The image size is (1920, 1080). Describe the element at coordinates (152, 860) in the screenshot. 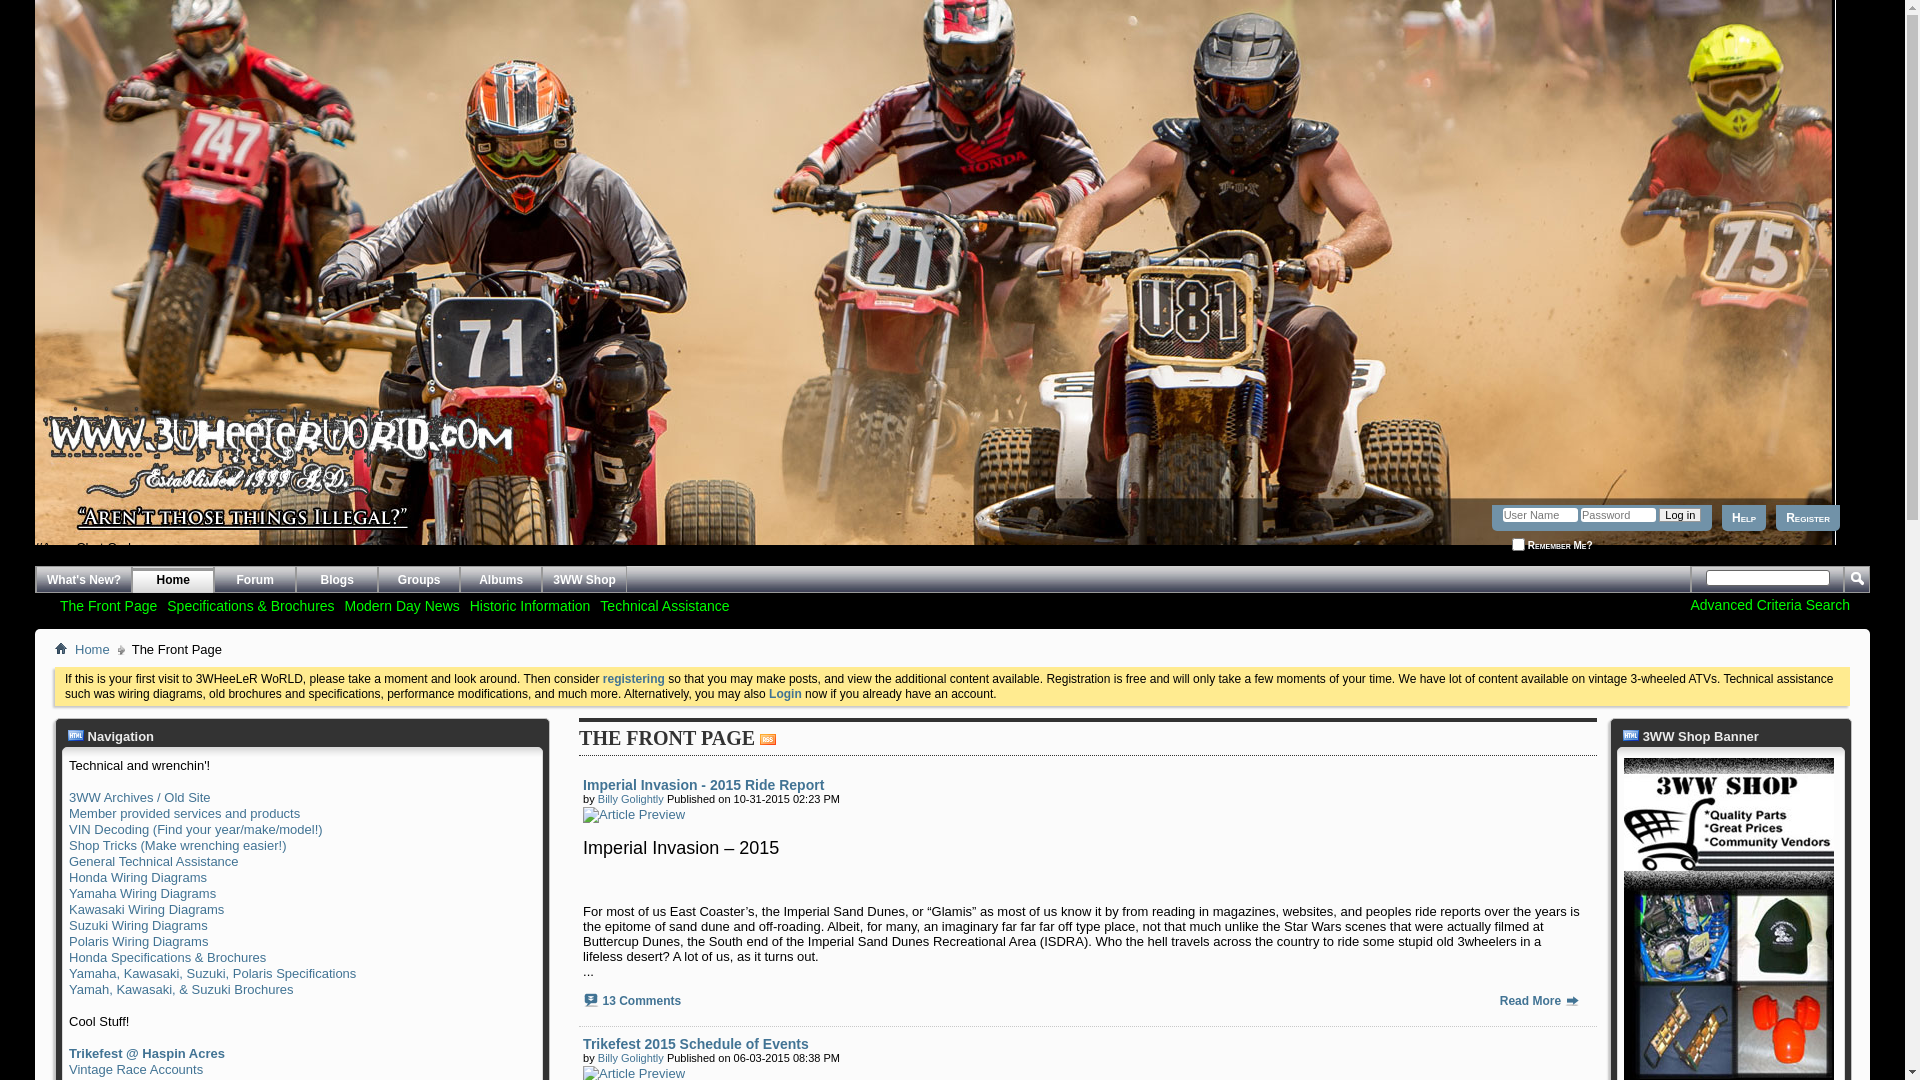

I see `'General Technical Assistance'` at that location.